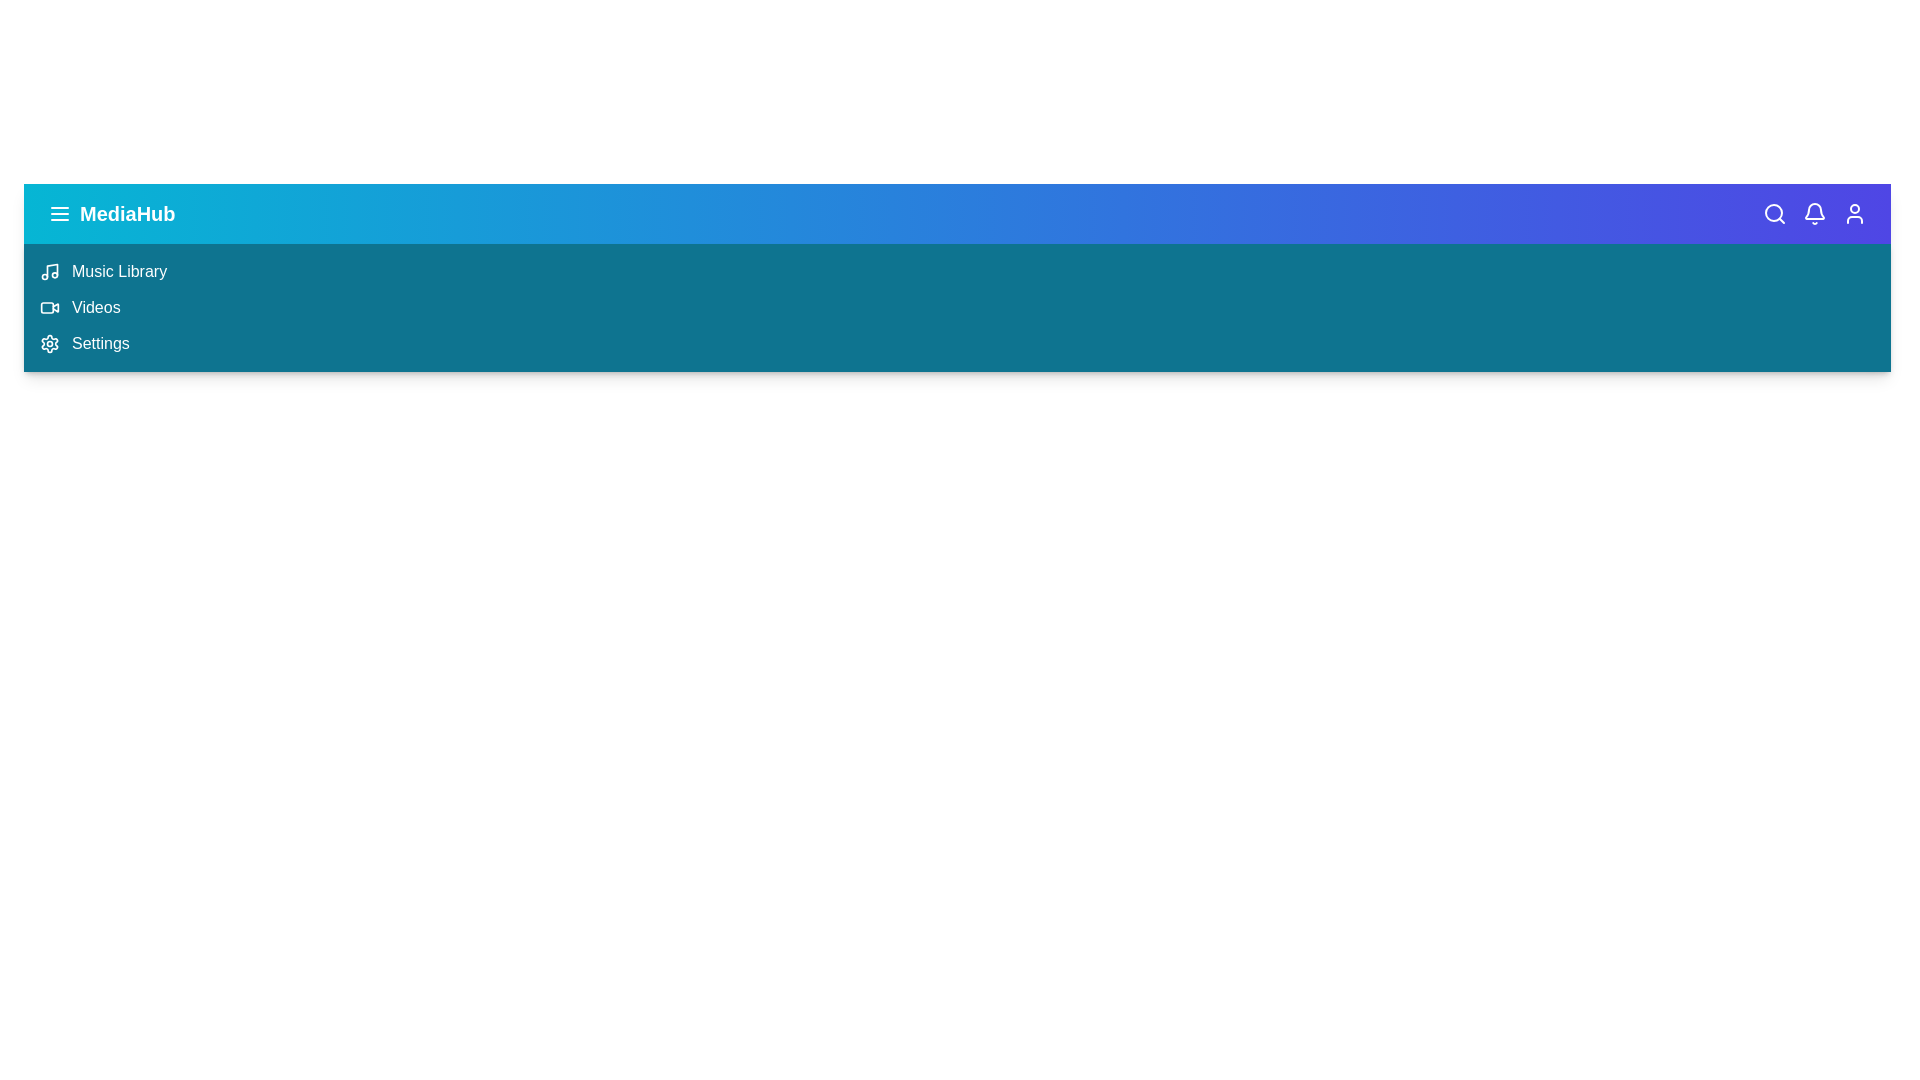 This screenshot has width=1920, height=1080. Describe the element at coordinates (99, 342) in the screenshot. I see `the 'Settings' option in the menu` at that location.